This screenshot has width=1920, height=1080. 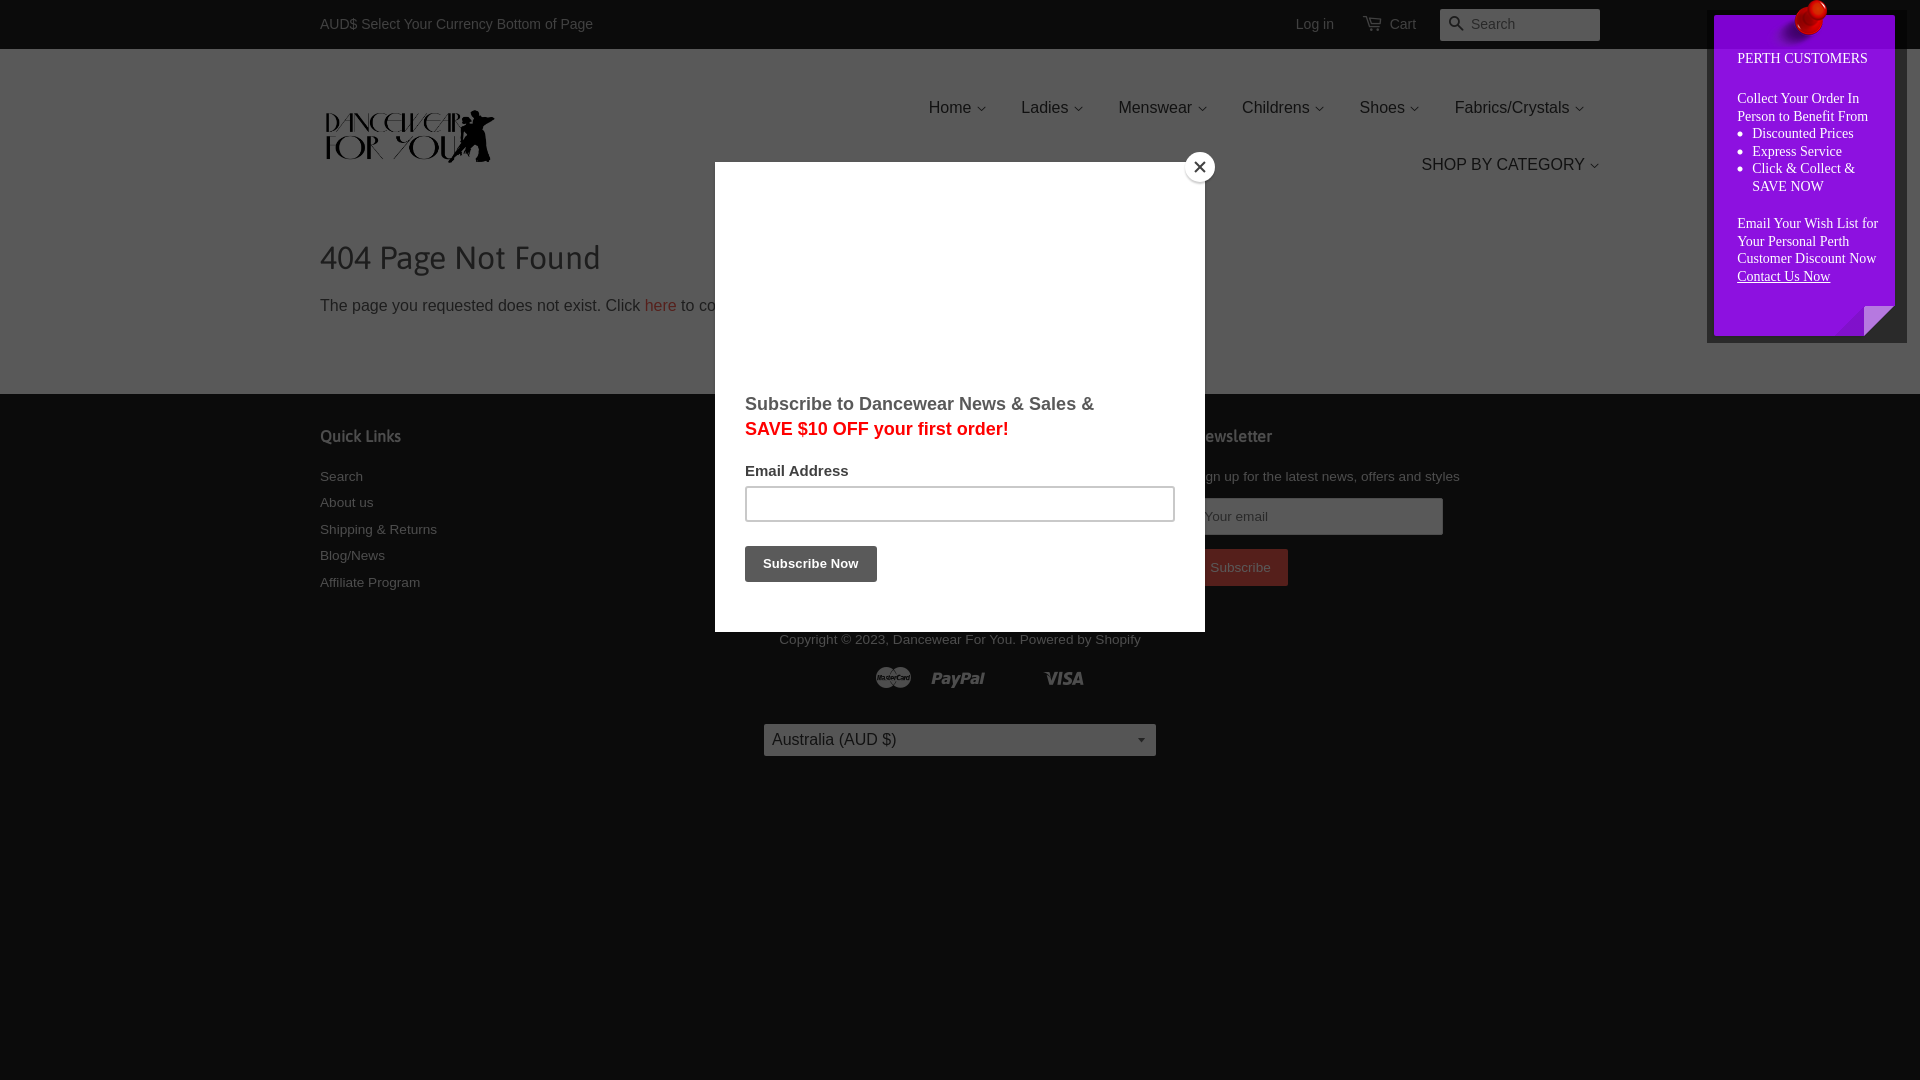 I want to click on 'Log in', so click(x=1315, y=23).